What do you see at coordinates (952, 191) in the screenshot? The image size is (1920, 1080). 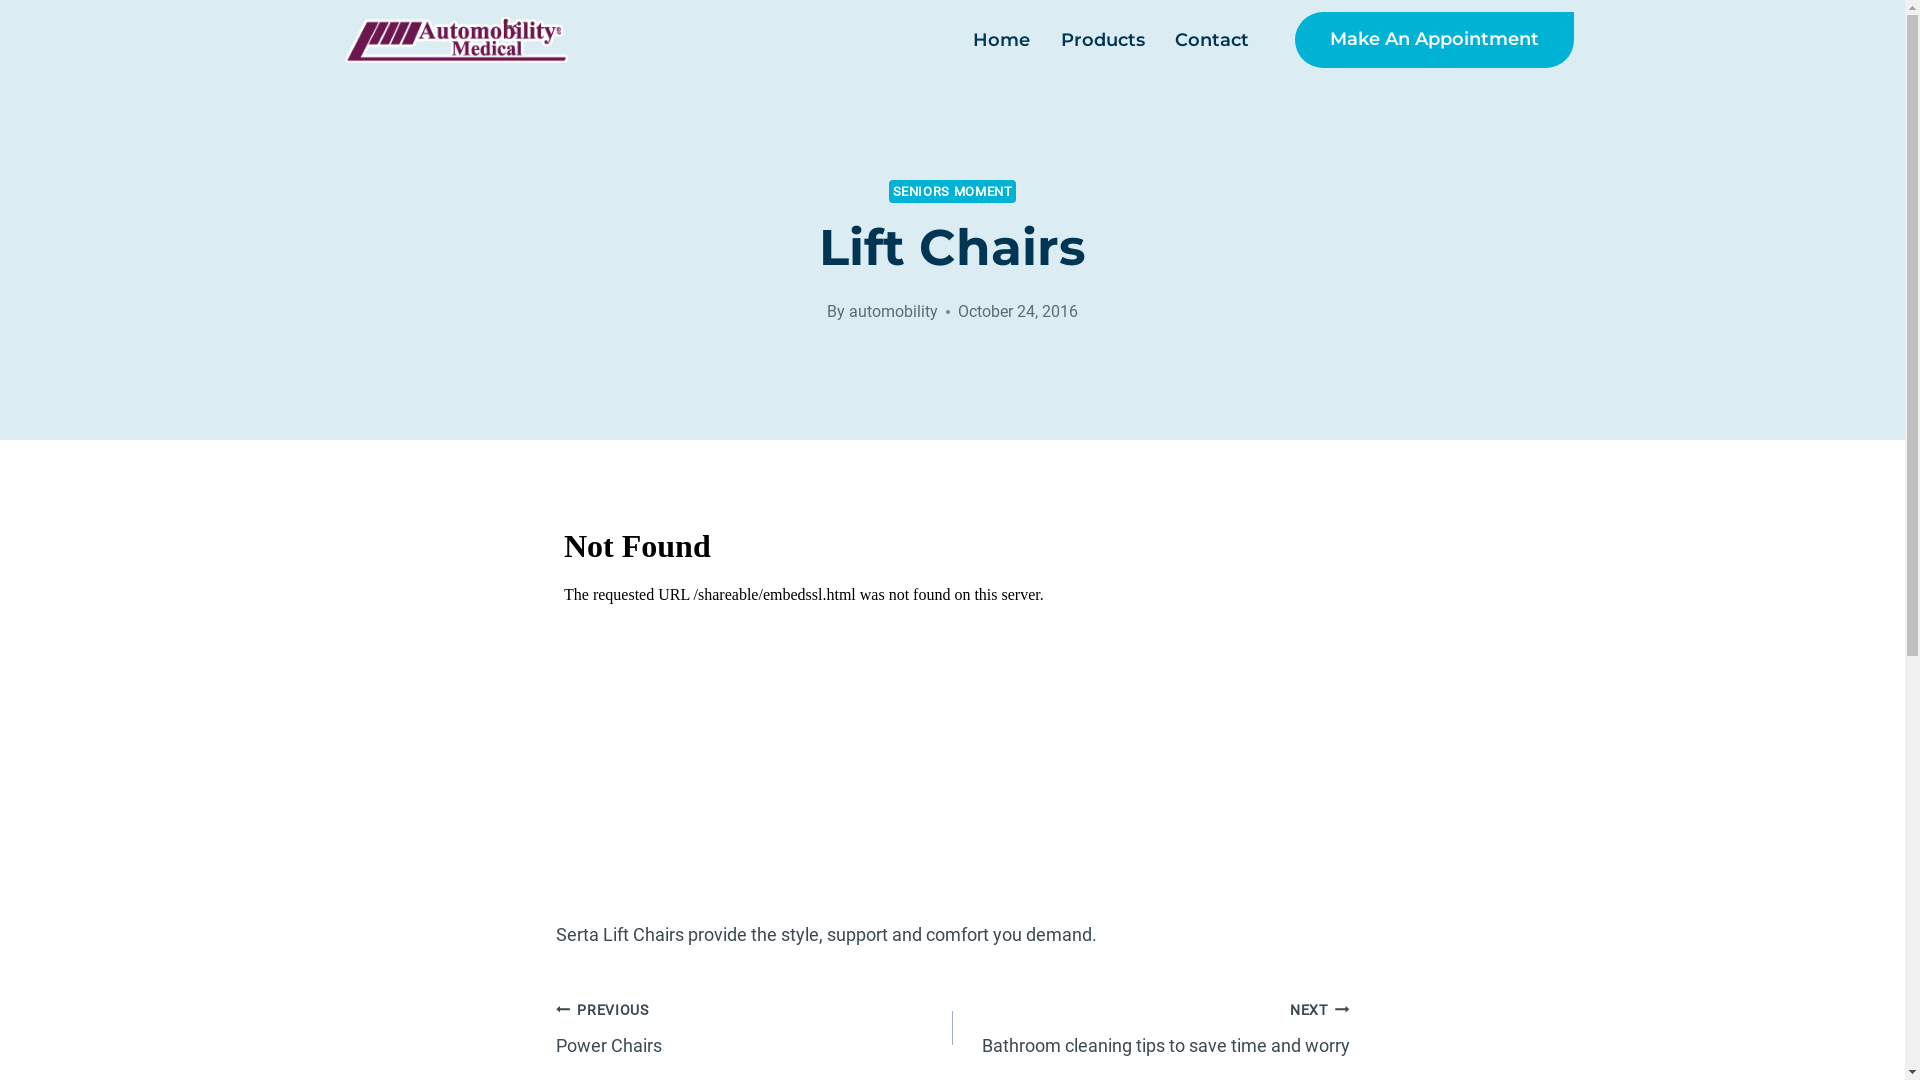 I see `'SENIORS MOMENT'` at bounding box center [952, 191].